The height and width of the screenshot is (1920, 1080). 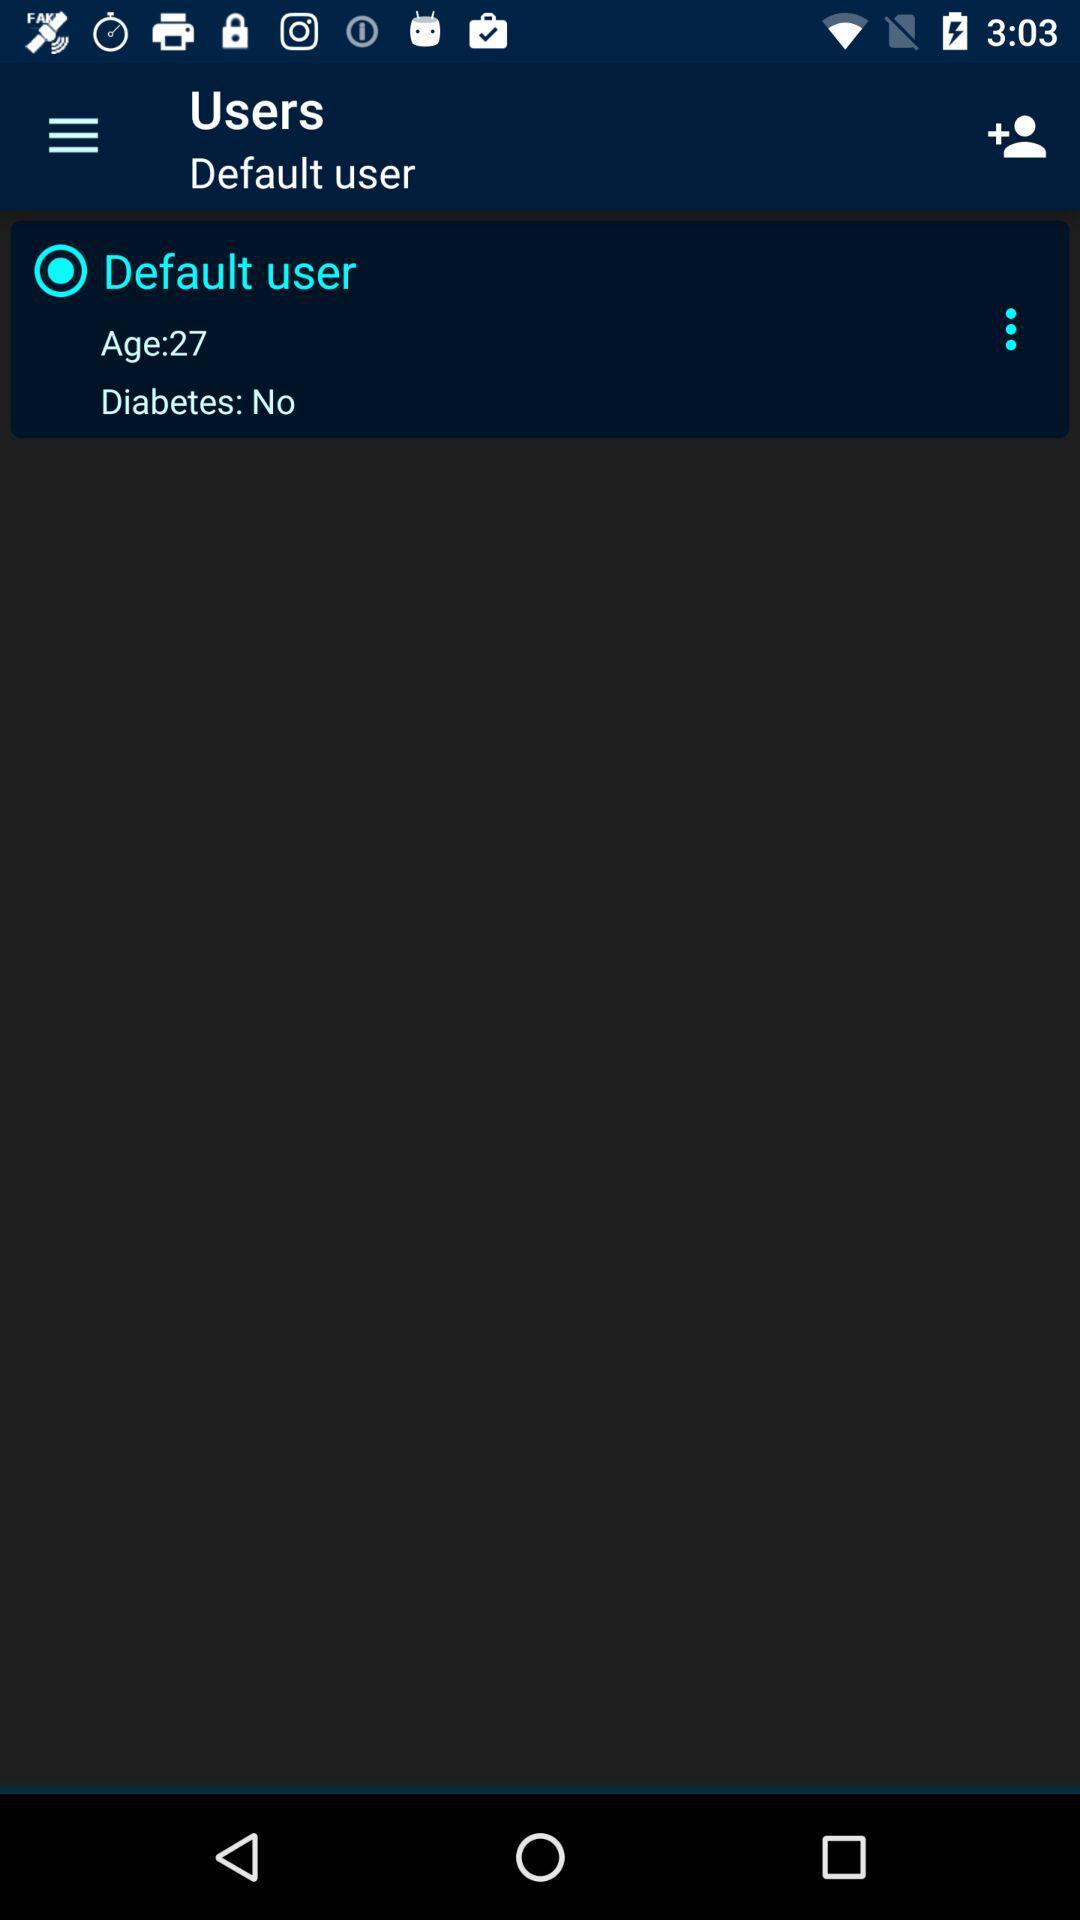 What do you see at coordinates (72, 135) in the screenshot?
I see `the icon next to users item` at bounding box center [72, 135].